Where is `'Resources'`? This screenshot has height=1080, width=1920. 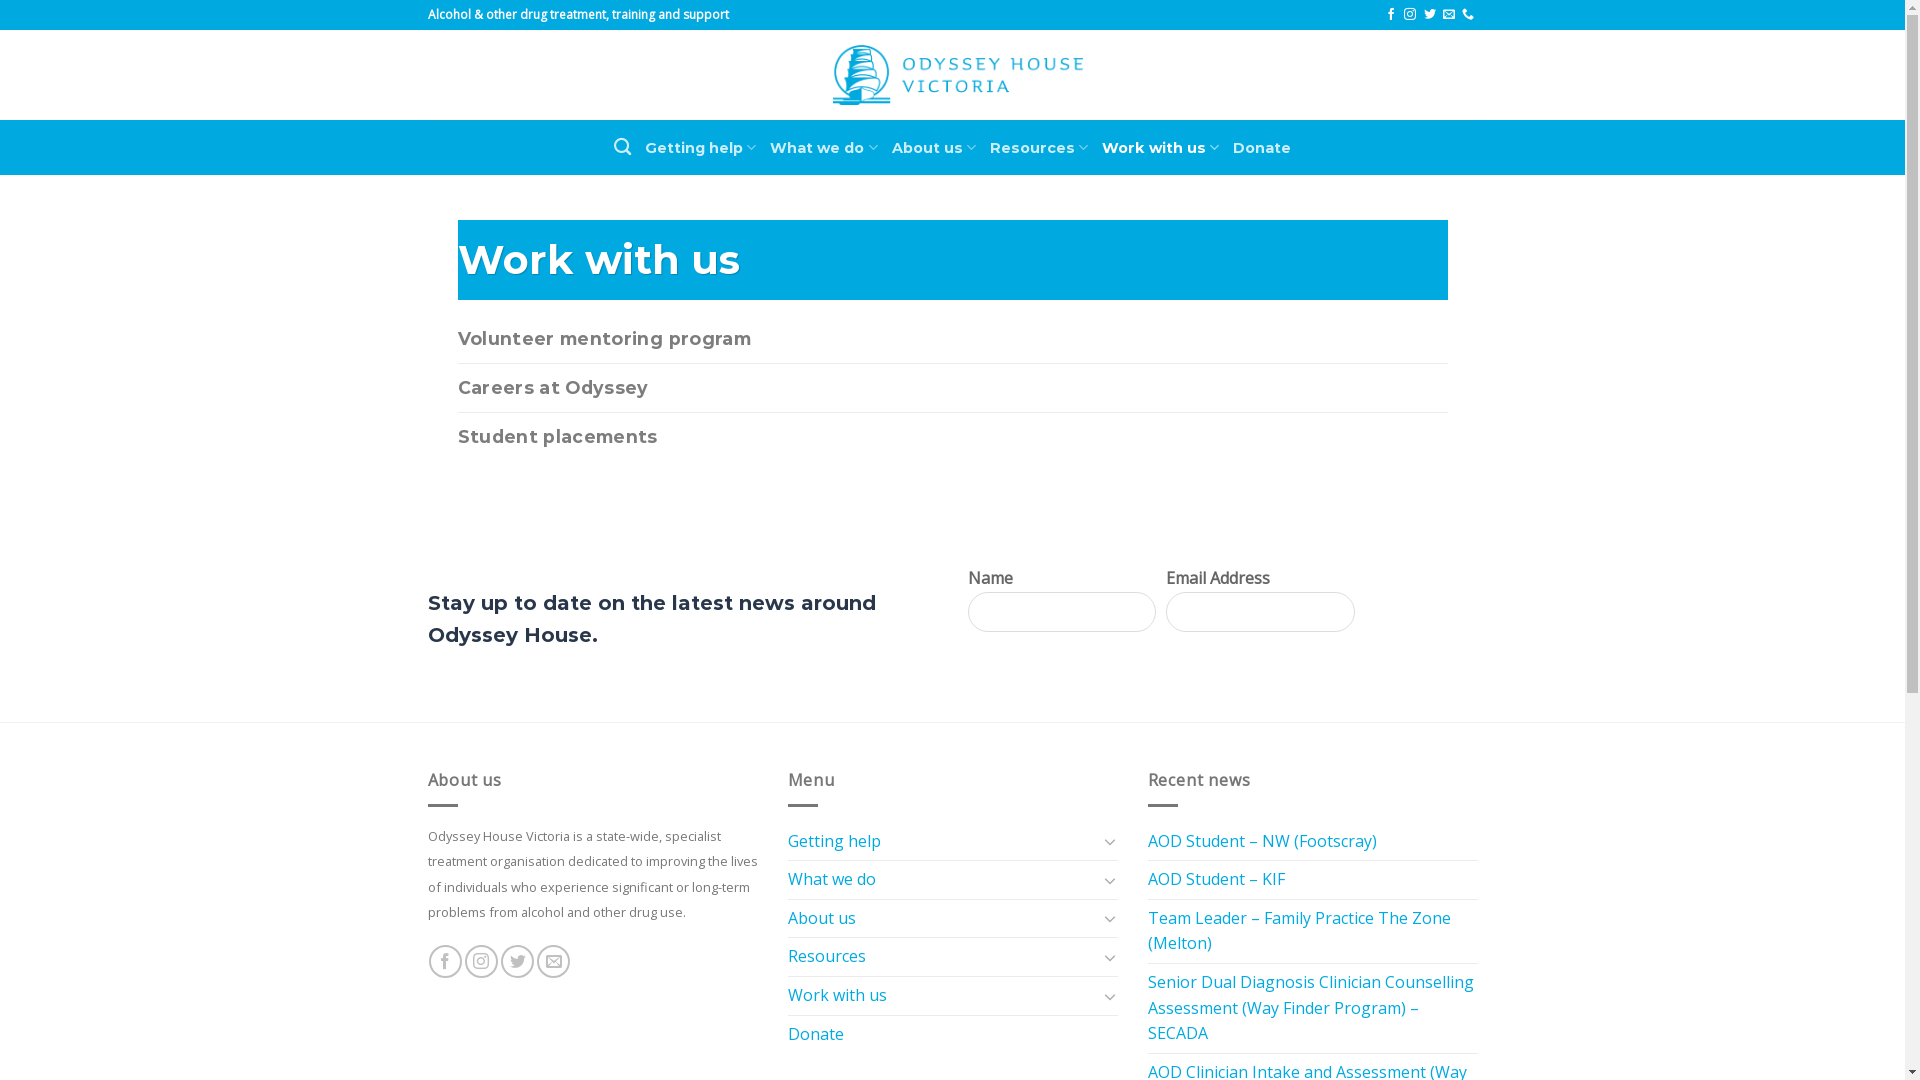
'Resources' is located at coordinates (1038, 145).